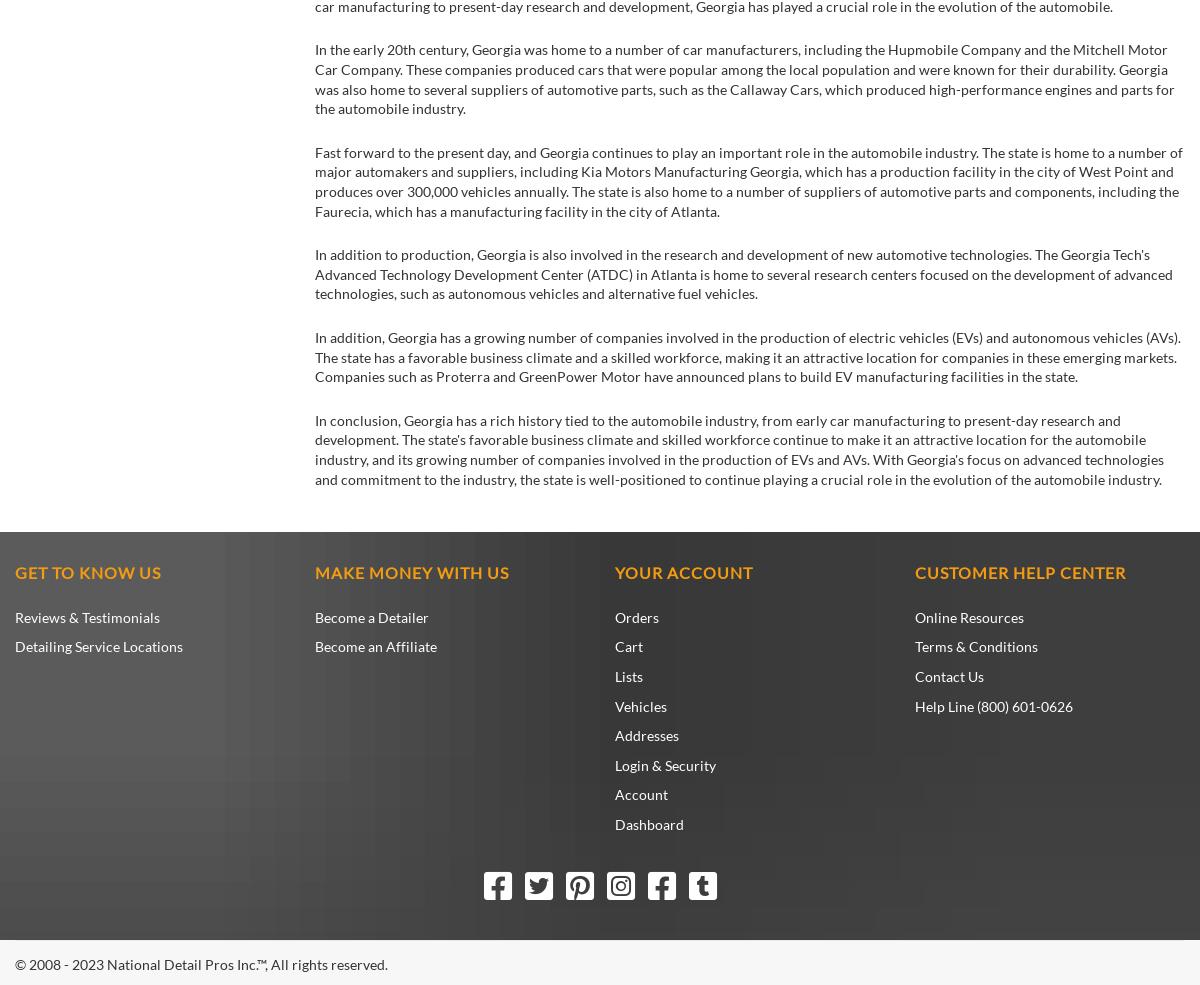 This screenshot has width=1200, height=985. I want to click on 'In conclusion, Georgia has a rich history tied to the automobile industry, from early car manufacturing to present-day research and development. The state's favorable business climate and skilled workforce continue to make it an attractive location for the automobile industry, and its growing number of companies involved in the production of EVs and AVs. With Georgia's focus on advanced technologies and commitment to the industry, the state is well-positioned to continue playing a crucial role in the evolution of the automobile industry.', so click(315, 447).